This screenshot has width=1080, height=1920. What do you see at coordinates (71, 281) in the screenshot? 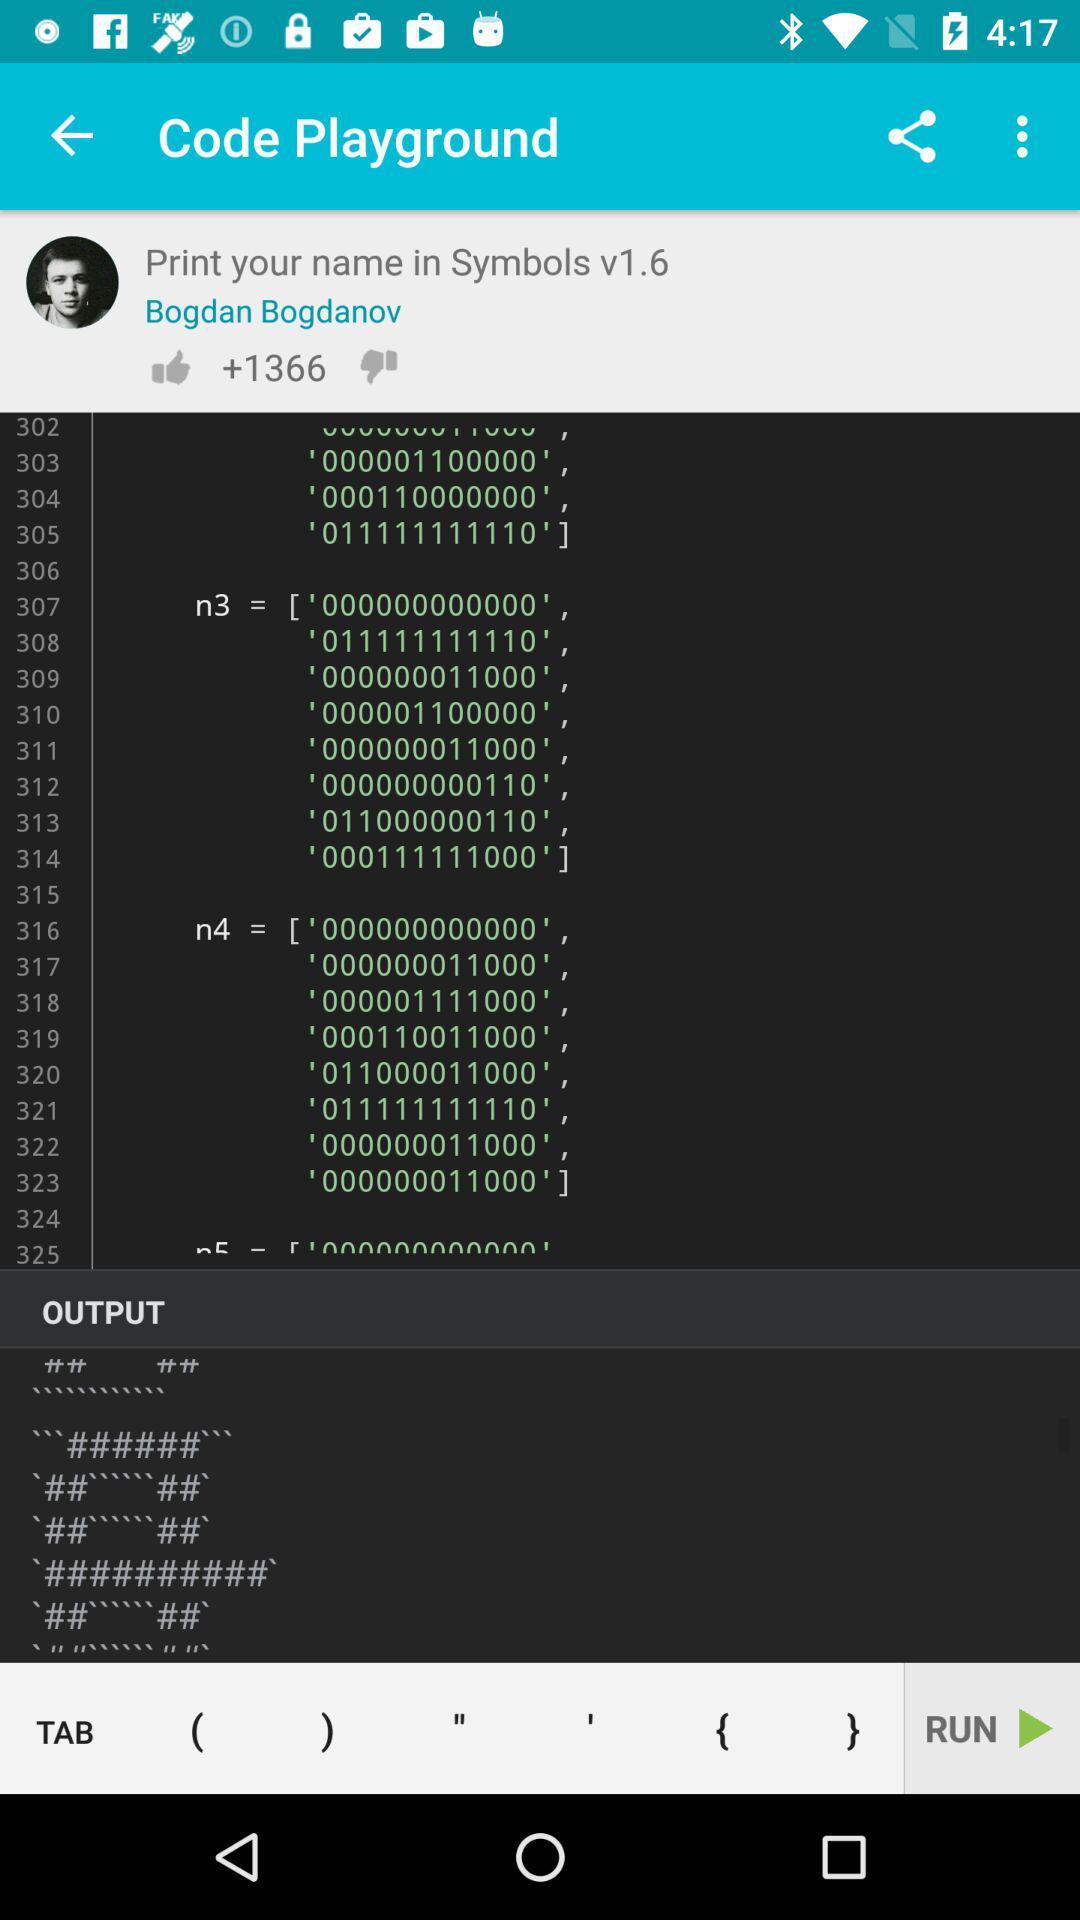
I see `the avatar icon` at bounding box center [71, 281].